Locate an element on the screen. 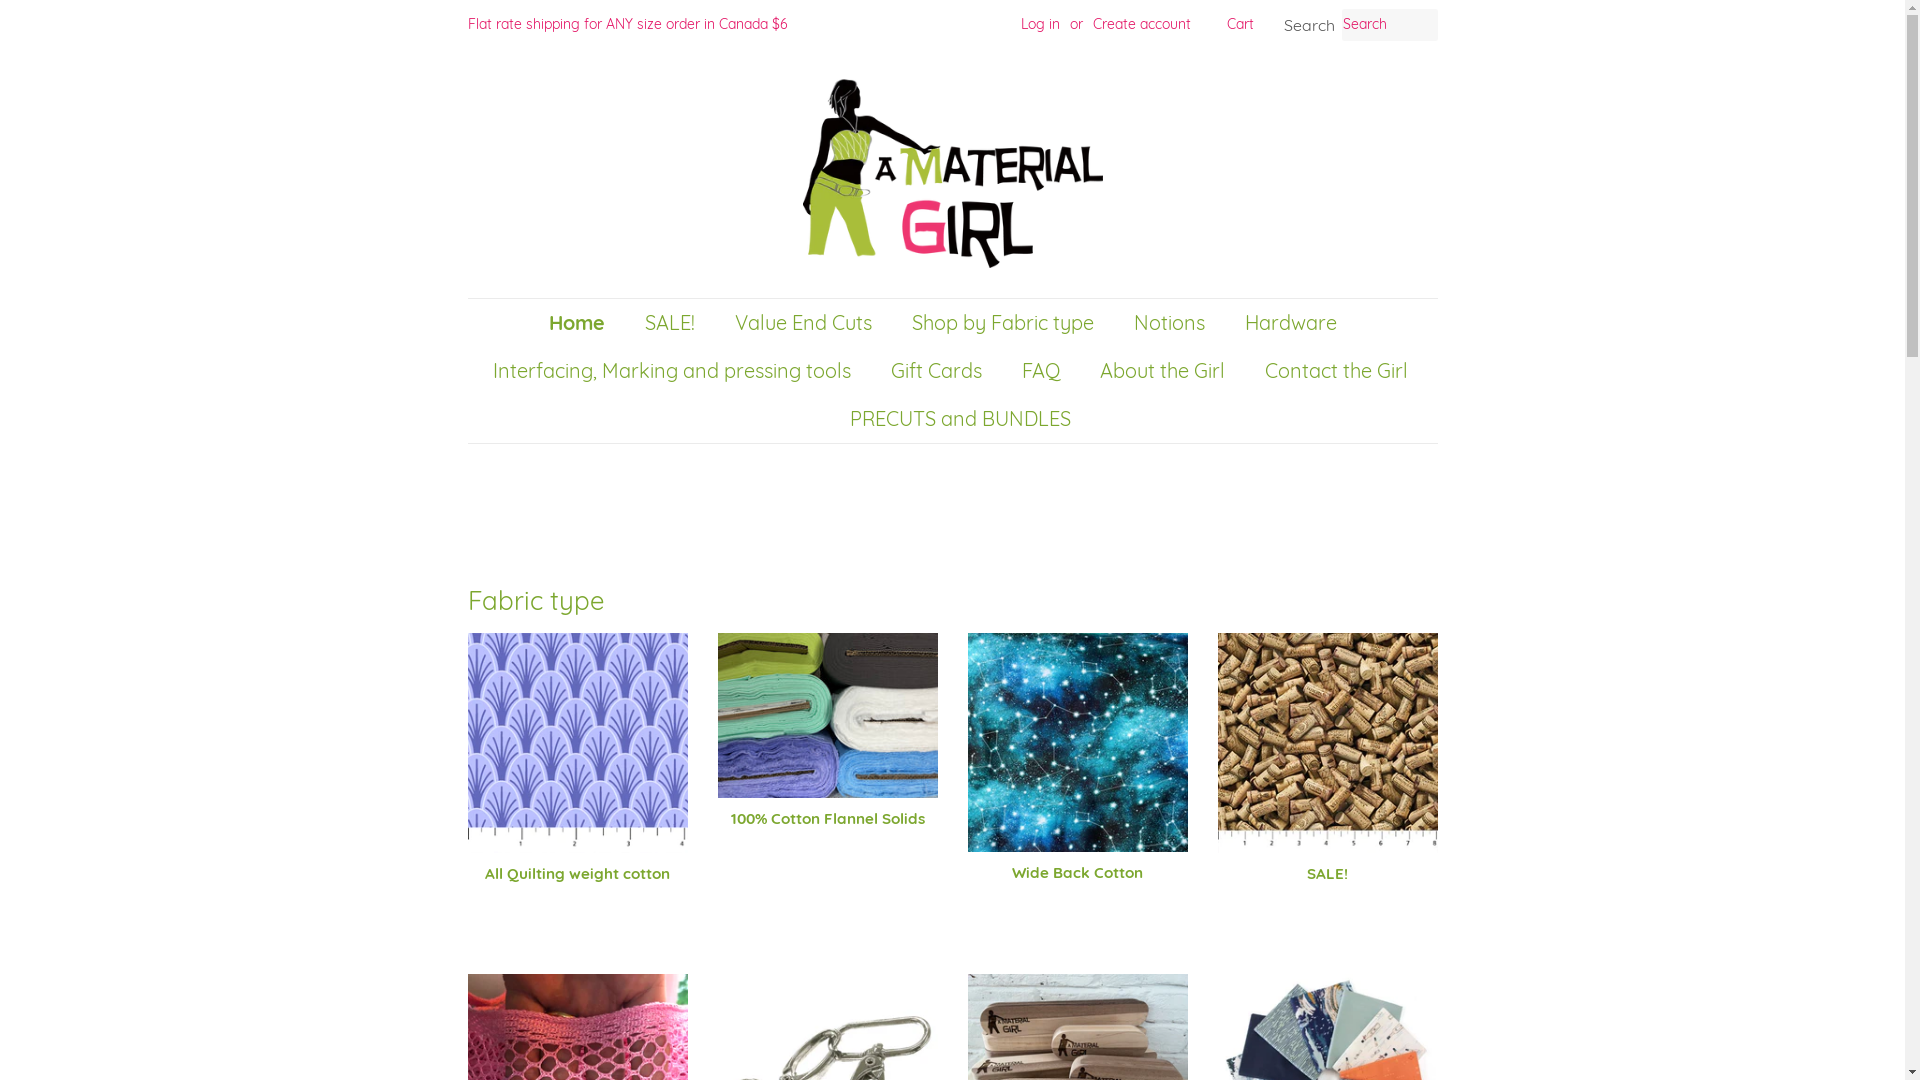 This screenshot has width=1920, height=1080. 'Create account' is located at coordinates (1141, 23).